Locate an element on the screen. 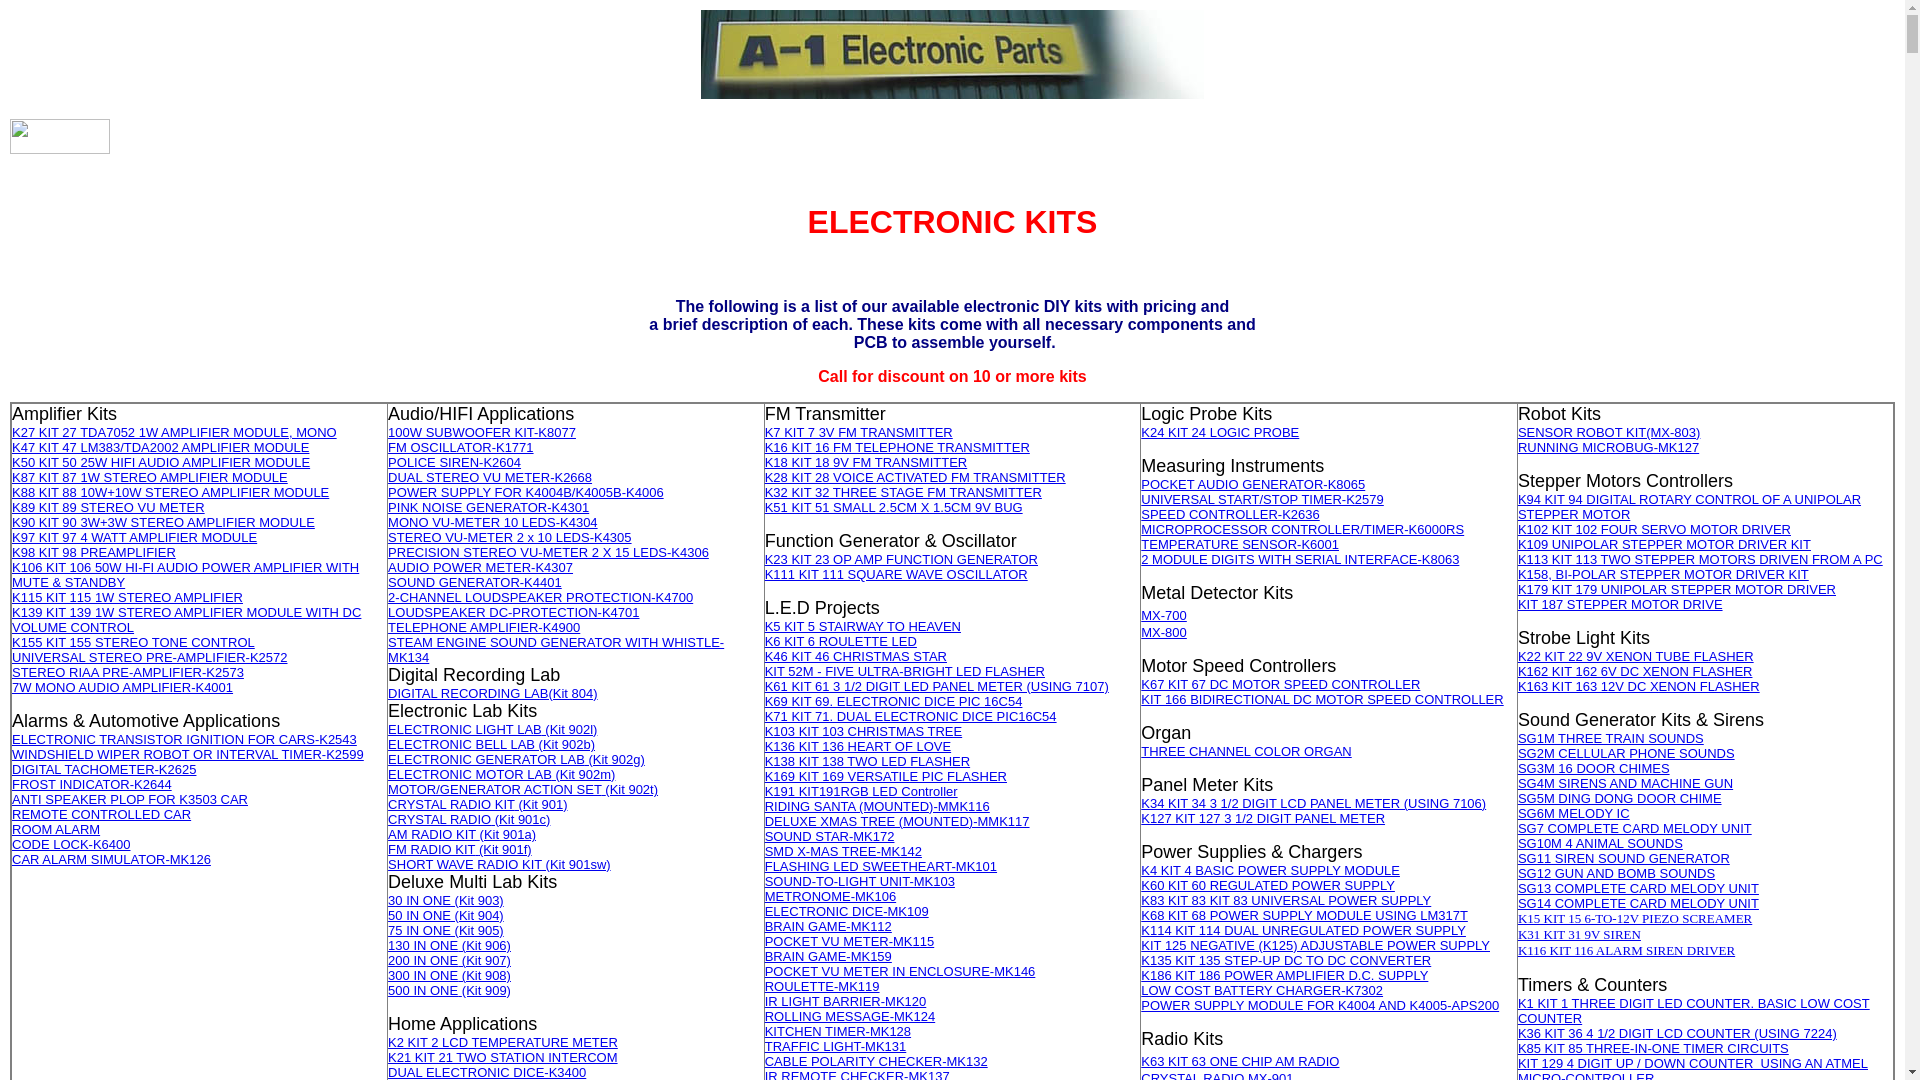 Image resolution: width=1920 pixels, height=1080 pixels. 'K191 KIT191RGB LED Controller' is located at coordinates (763, 790).